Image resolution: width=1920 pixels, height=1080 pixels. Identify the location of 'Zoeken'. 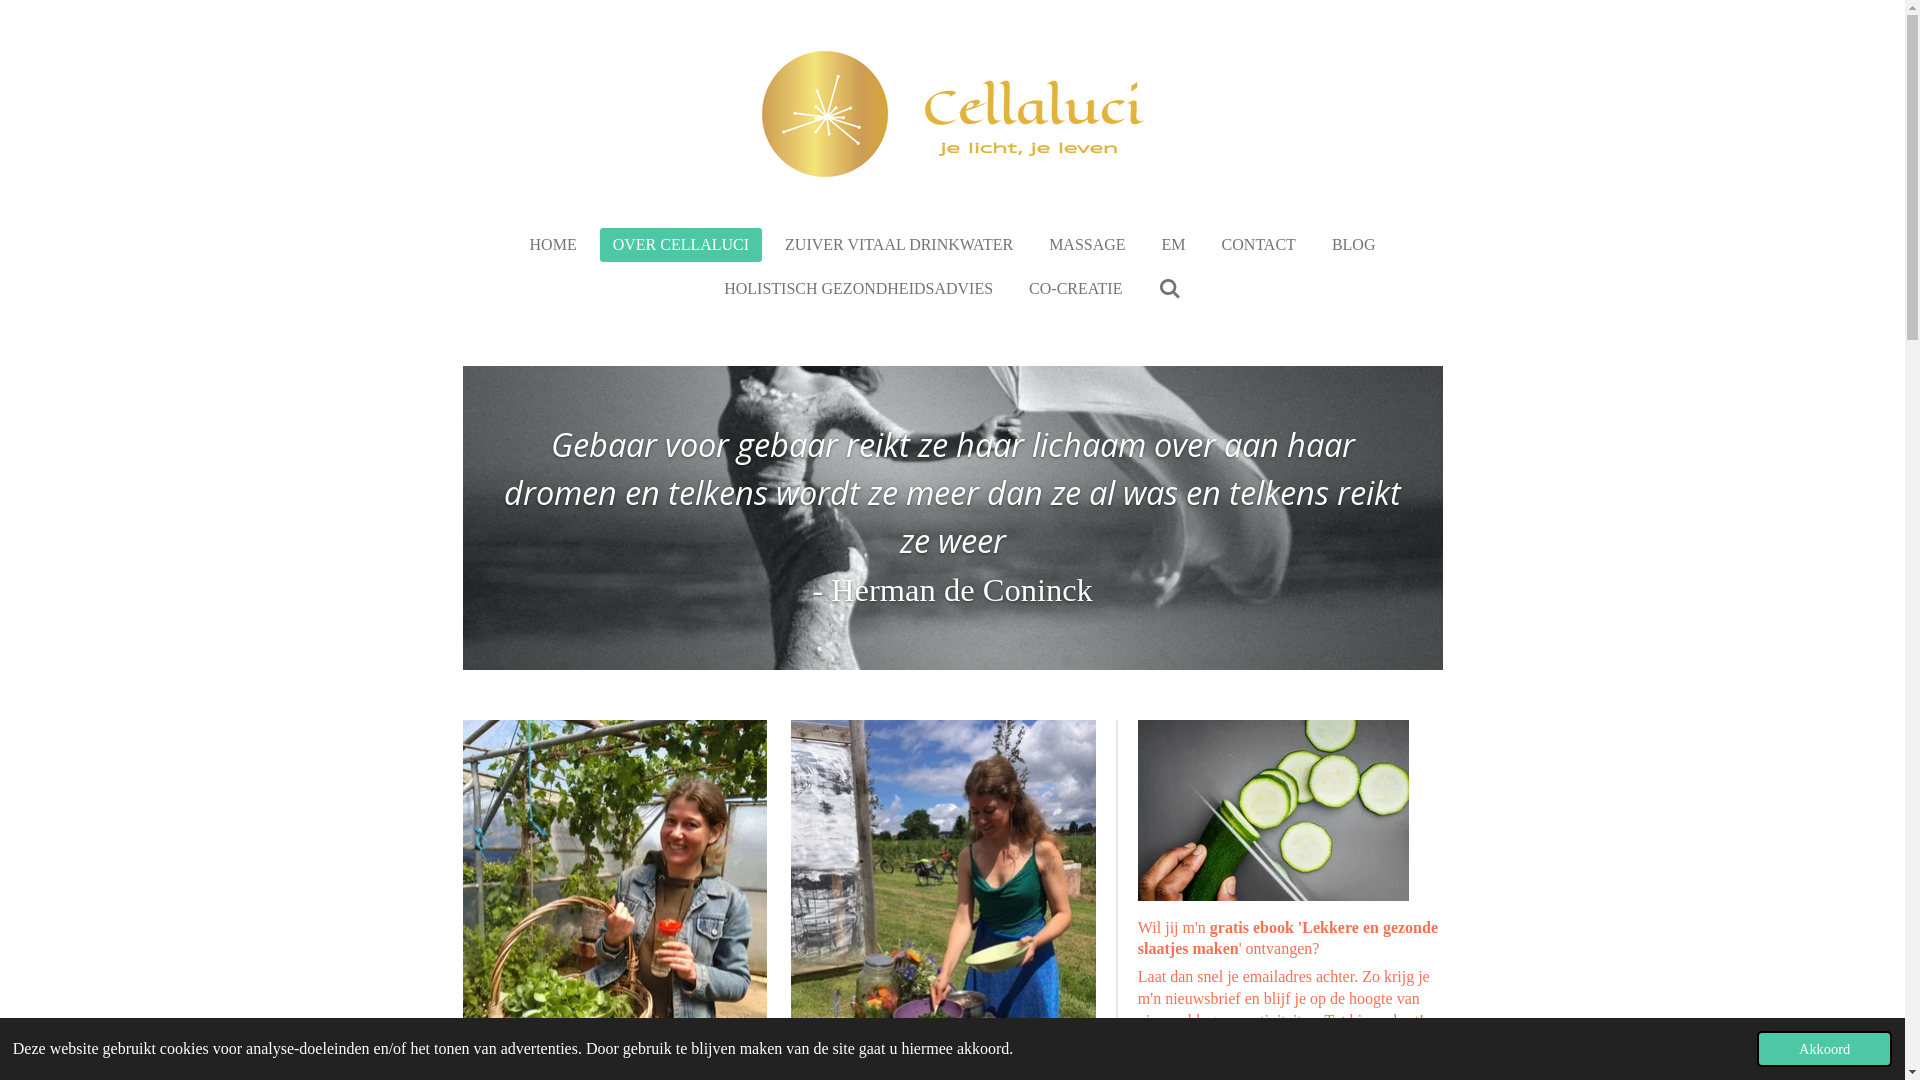
(1169, 289).